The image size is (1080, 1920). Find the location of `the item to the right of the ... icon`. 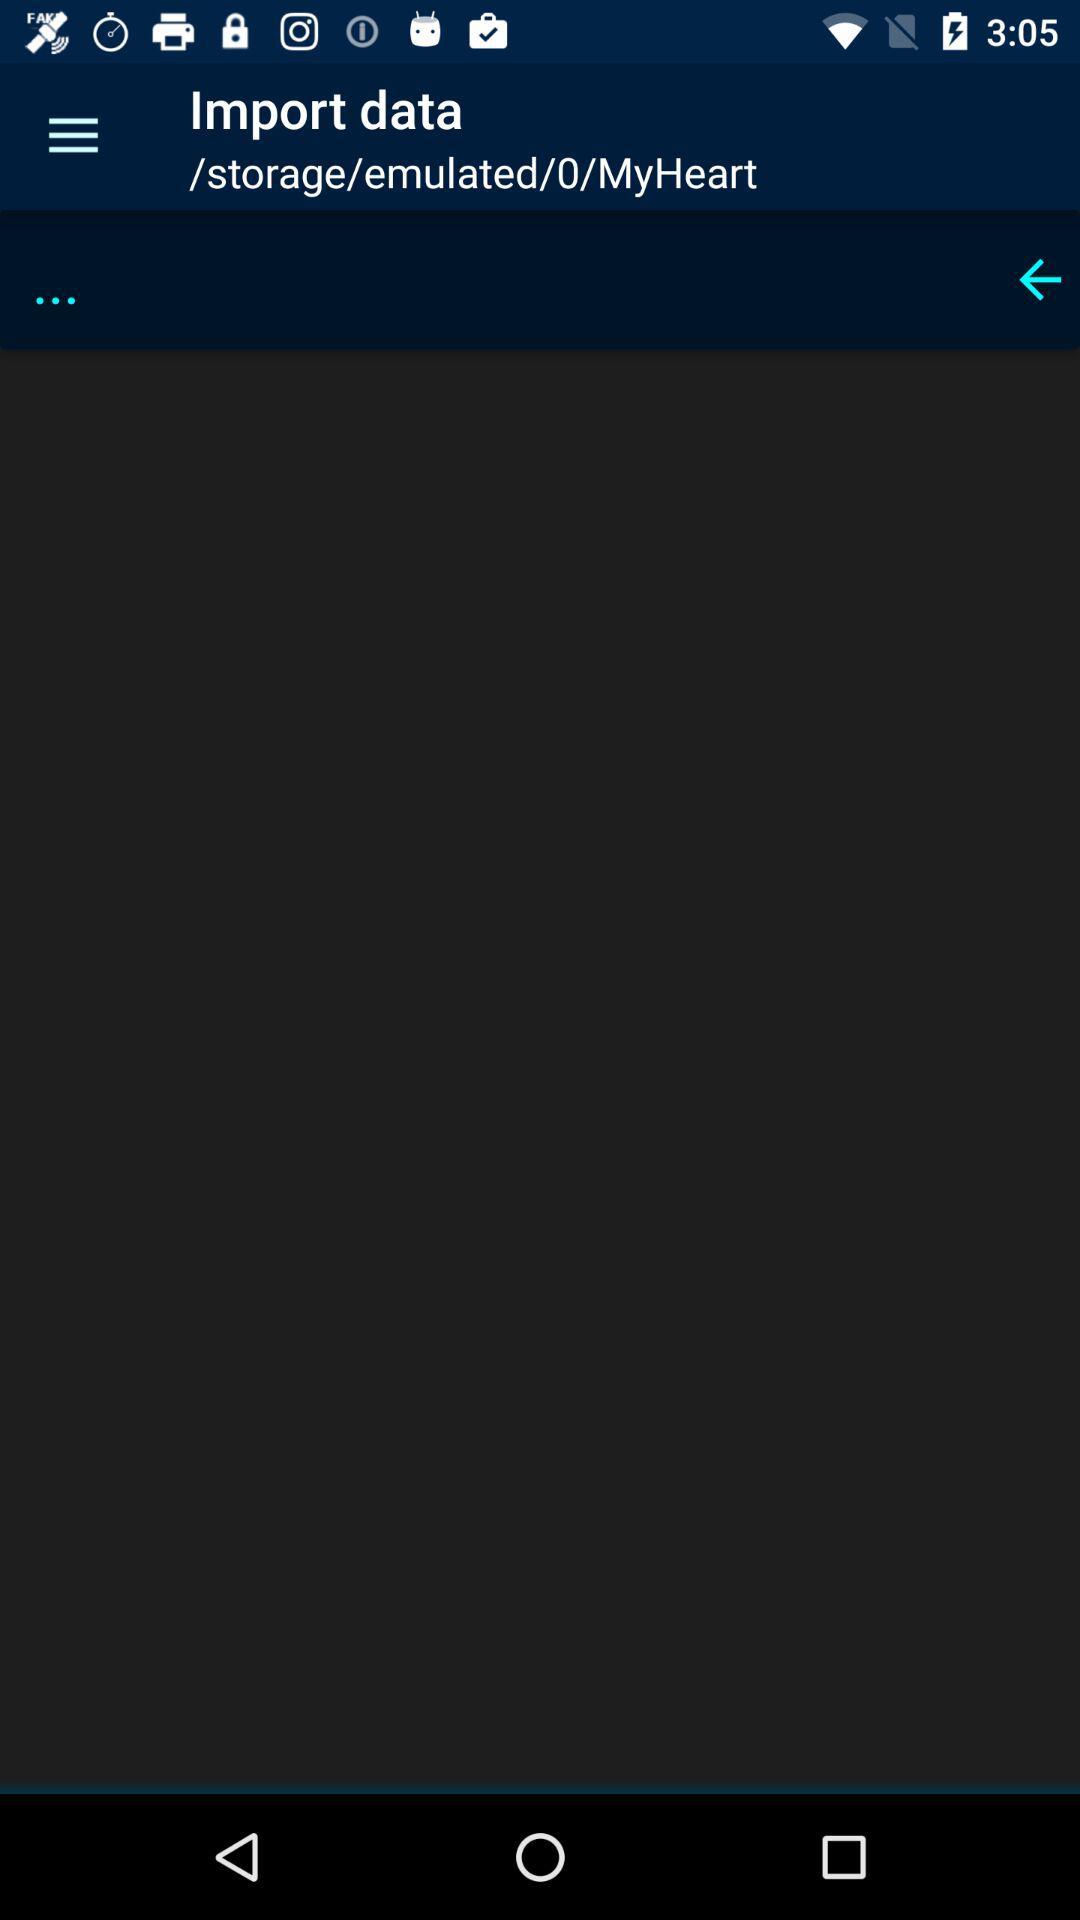

the item to the right of the ... icon is located at coordinates (1039, 278).